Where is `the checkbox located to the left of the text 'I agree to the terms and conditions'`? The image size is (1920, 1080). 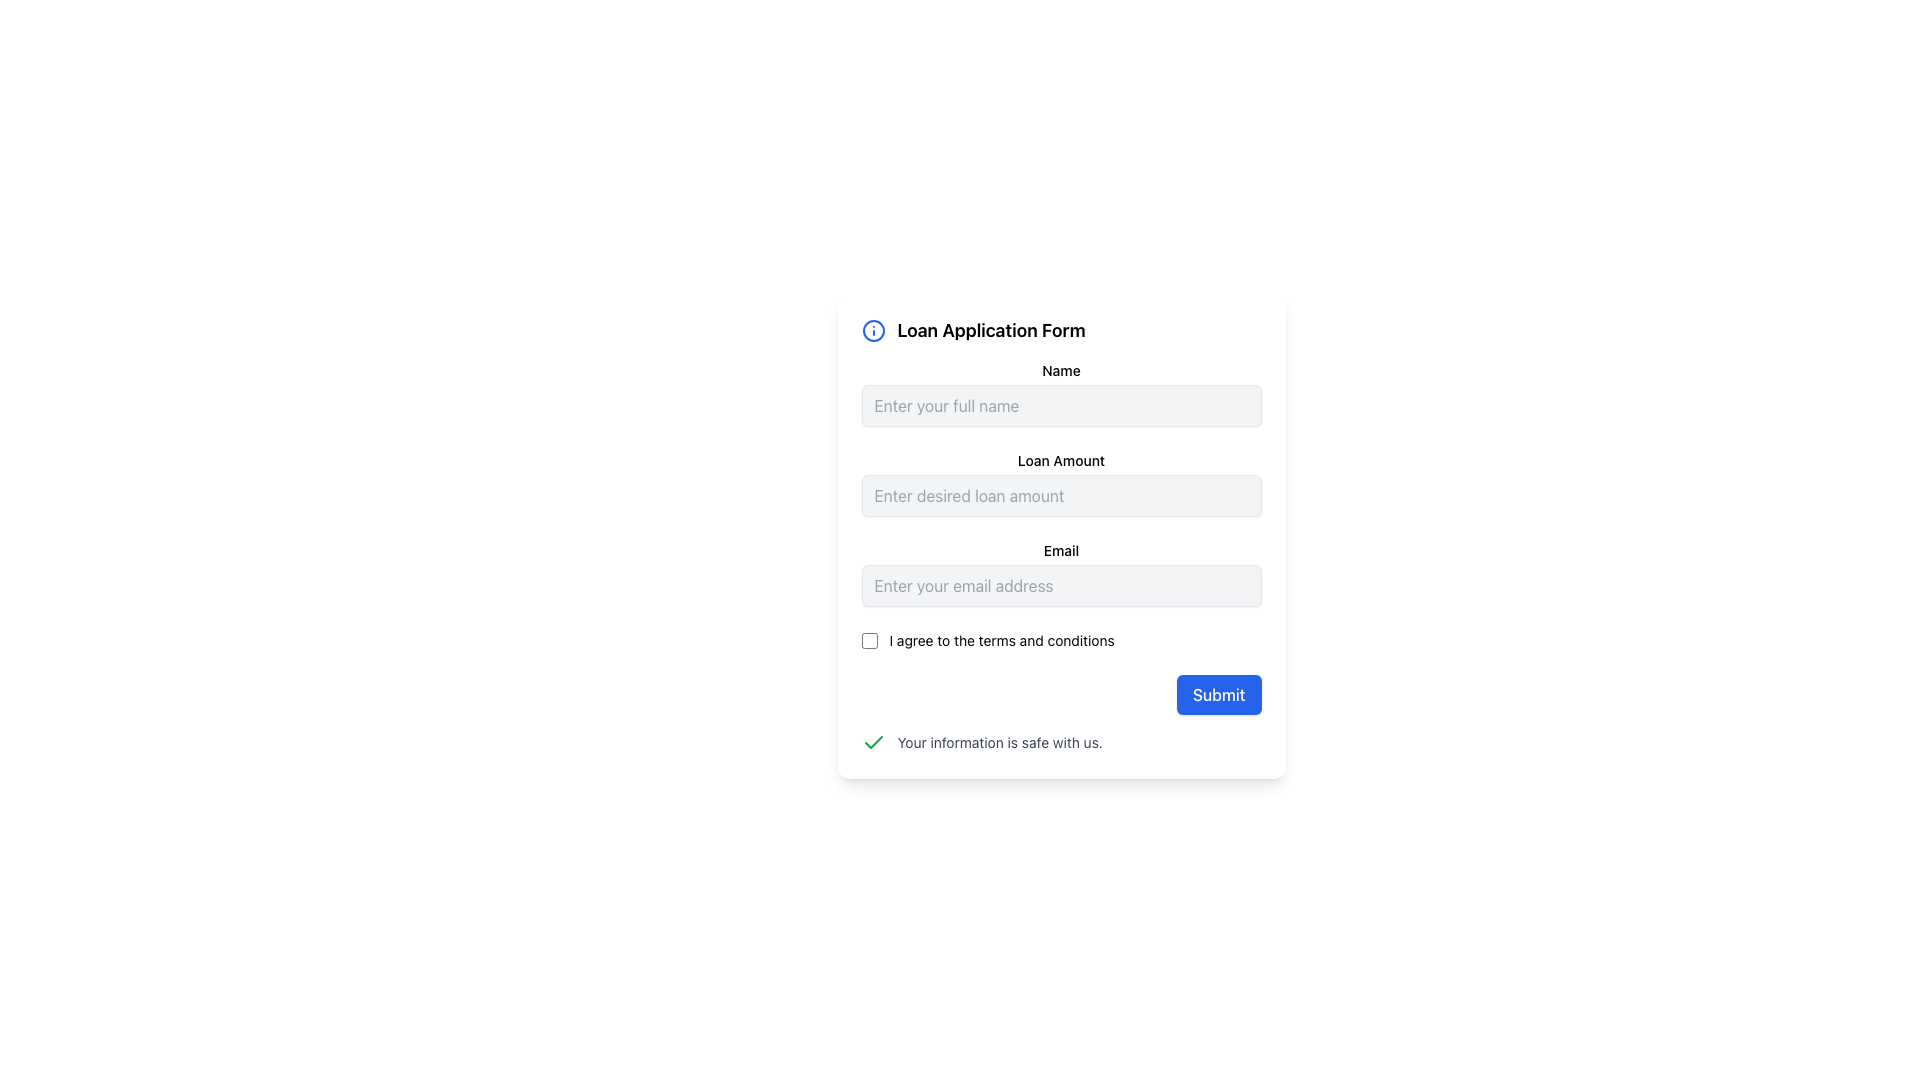 the checkbox located to the left of the text 'I agree to the terms and conditions' is located at coordinates (869, 640).